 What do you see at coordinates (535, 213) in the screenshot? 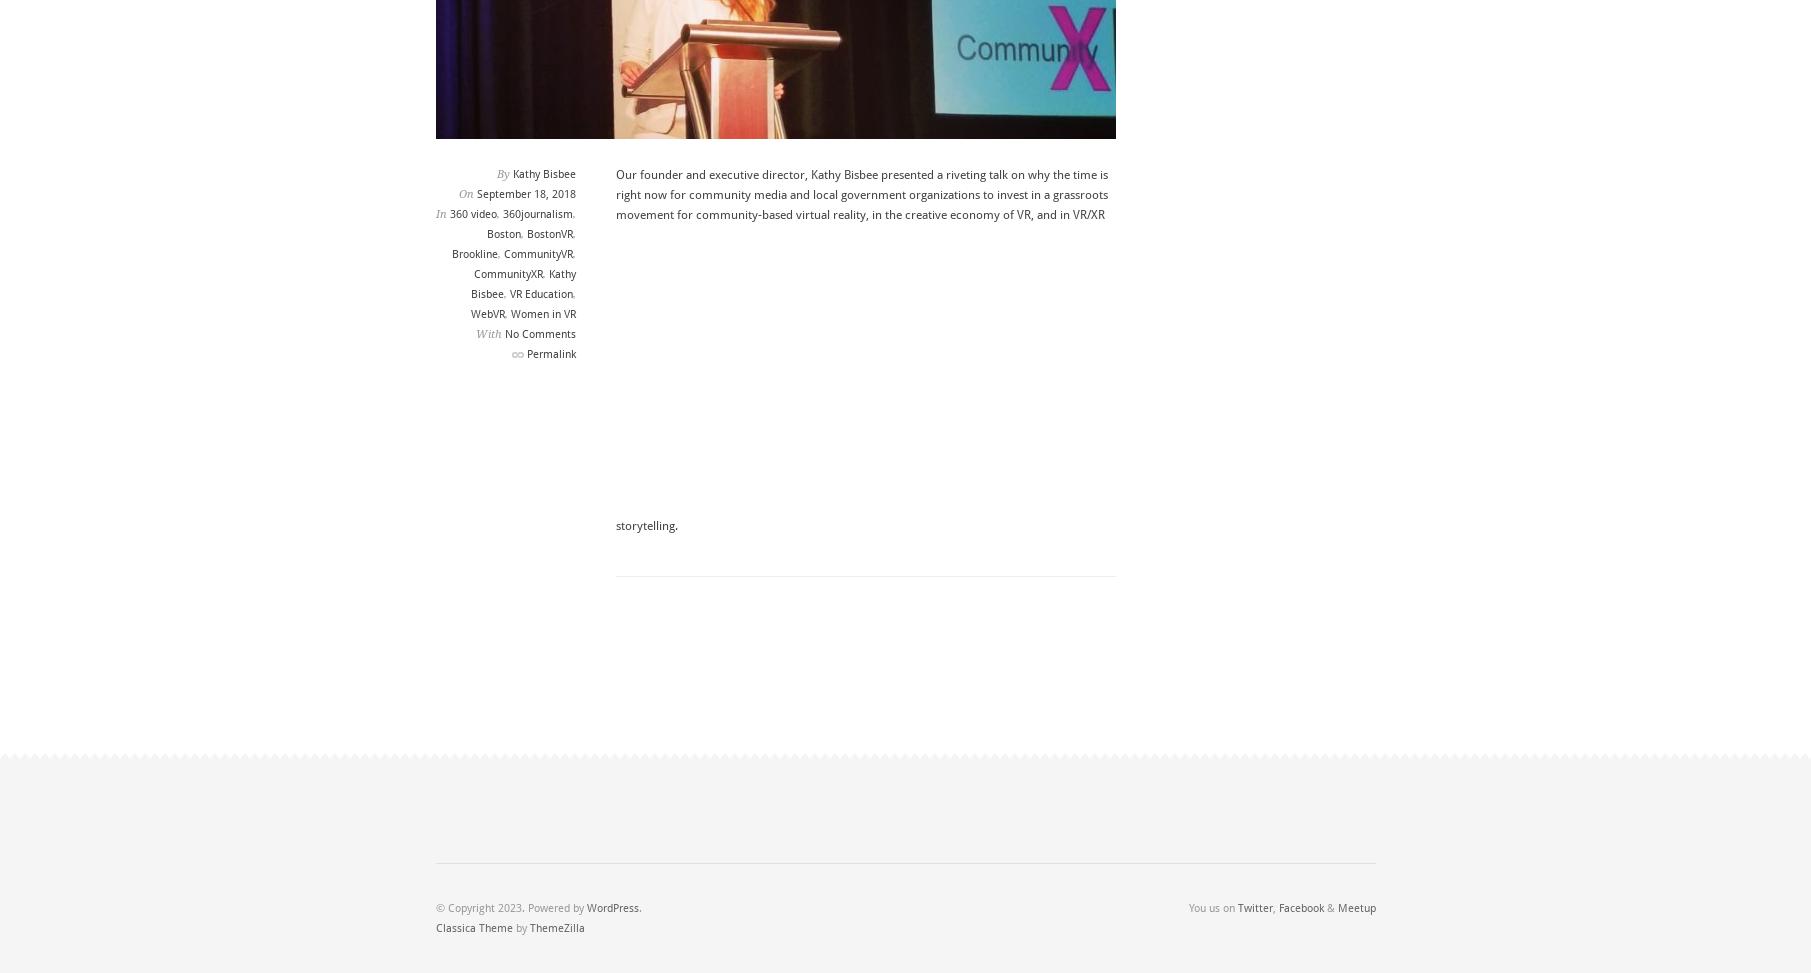
I see `'360journalism'` at bounding box center [535, 213].